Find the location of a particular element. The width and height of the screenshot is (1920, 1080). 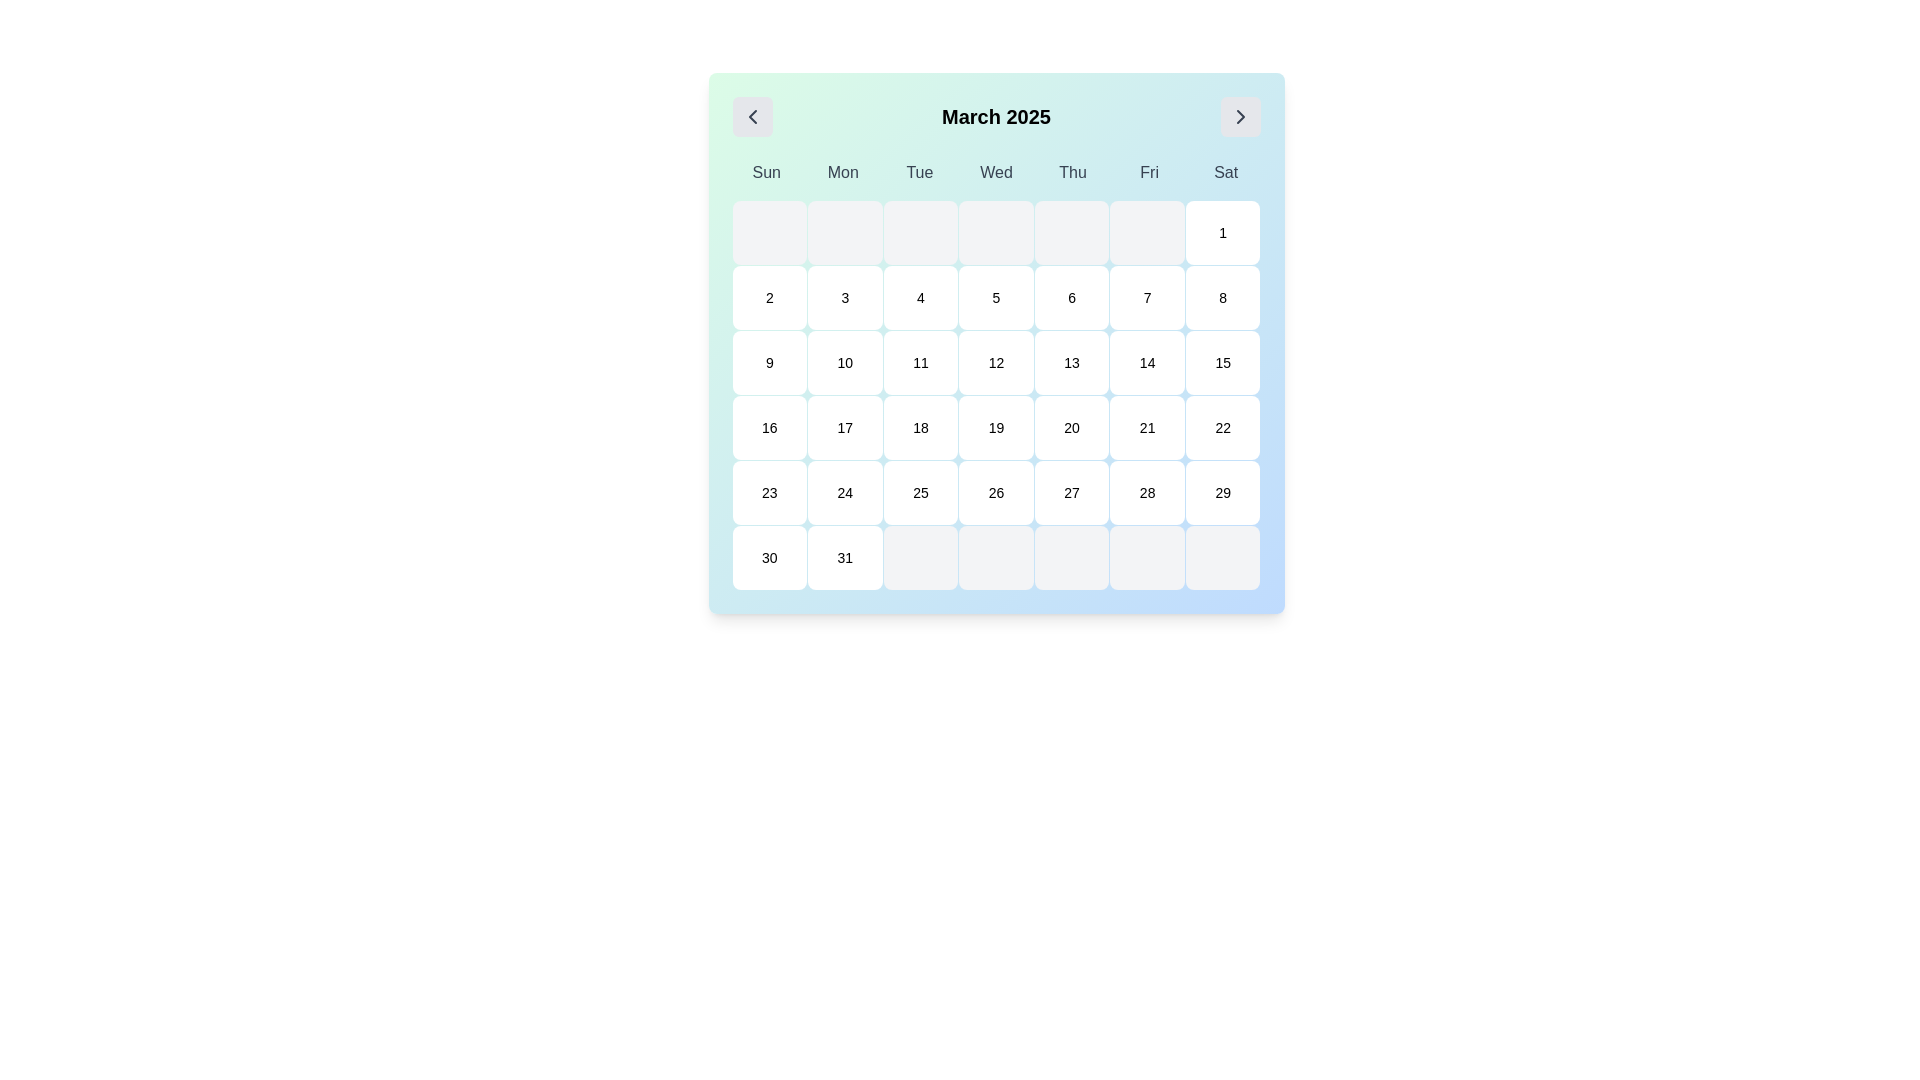

the calendar cell located in the sixth column of the last row, which is styled with a rounded rectangular border and a light gray background is located at coordinates (1071, 558).